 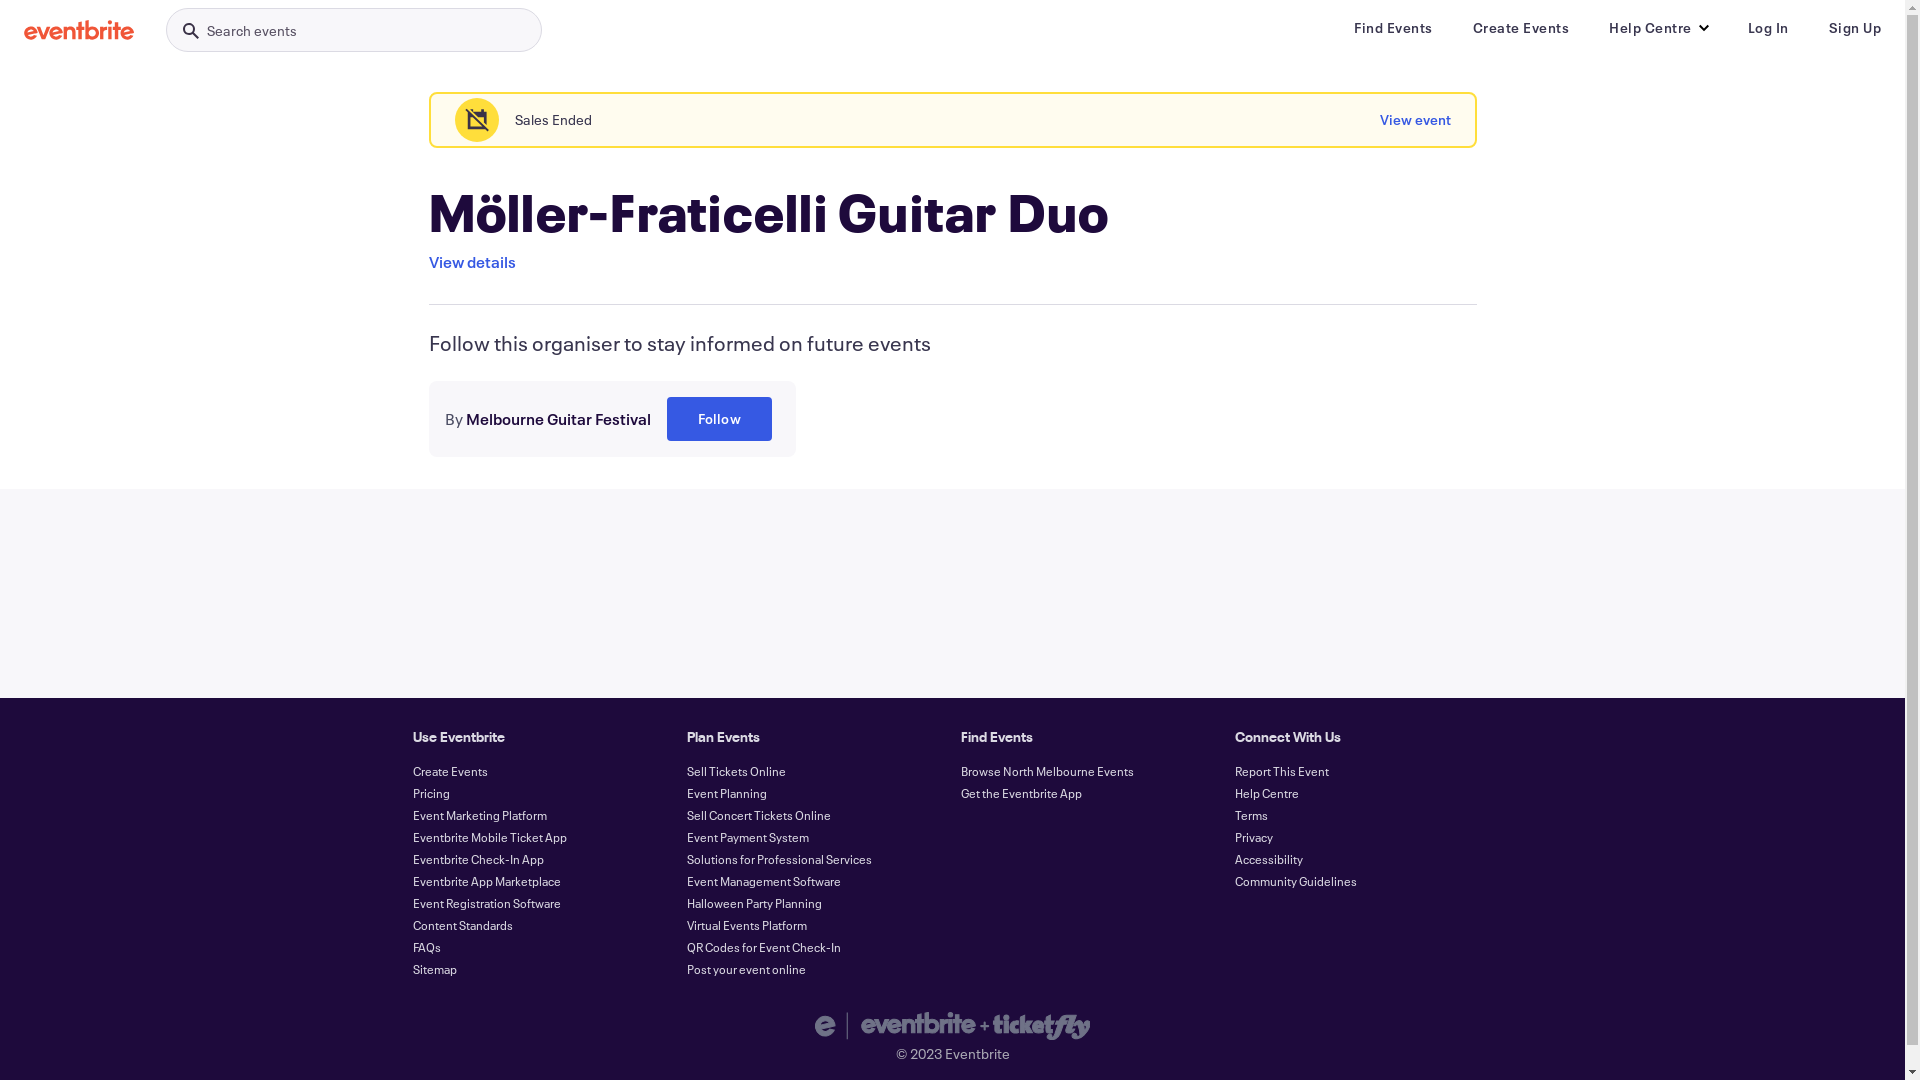 What do you see at coordinates (1266, 858) in the screenshot?
I see `'Accessibility'` at bounding box center [1266, 858].